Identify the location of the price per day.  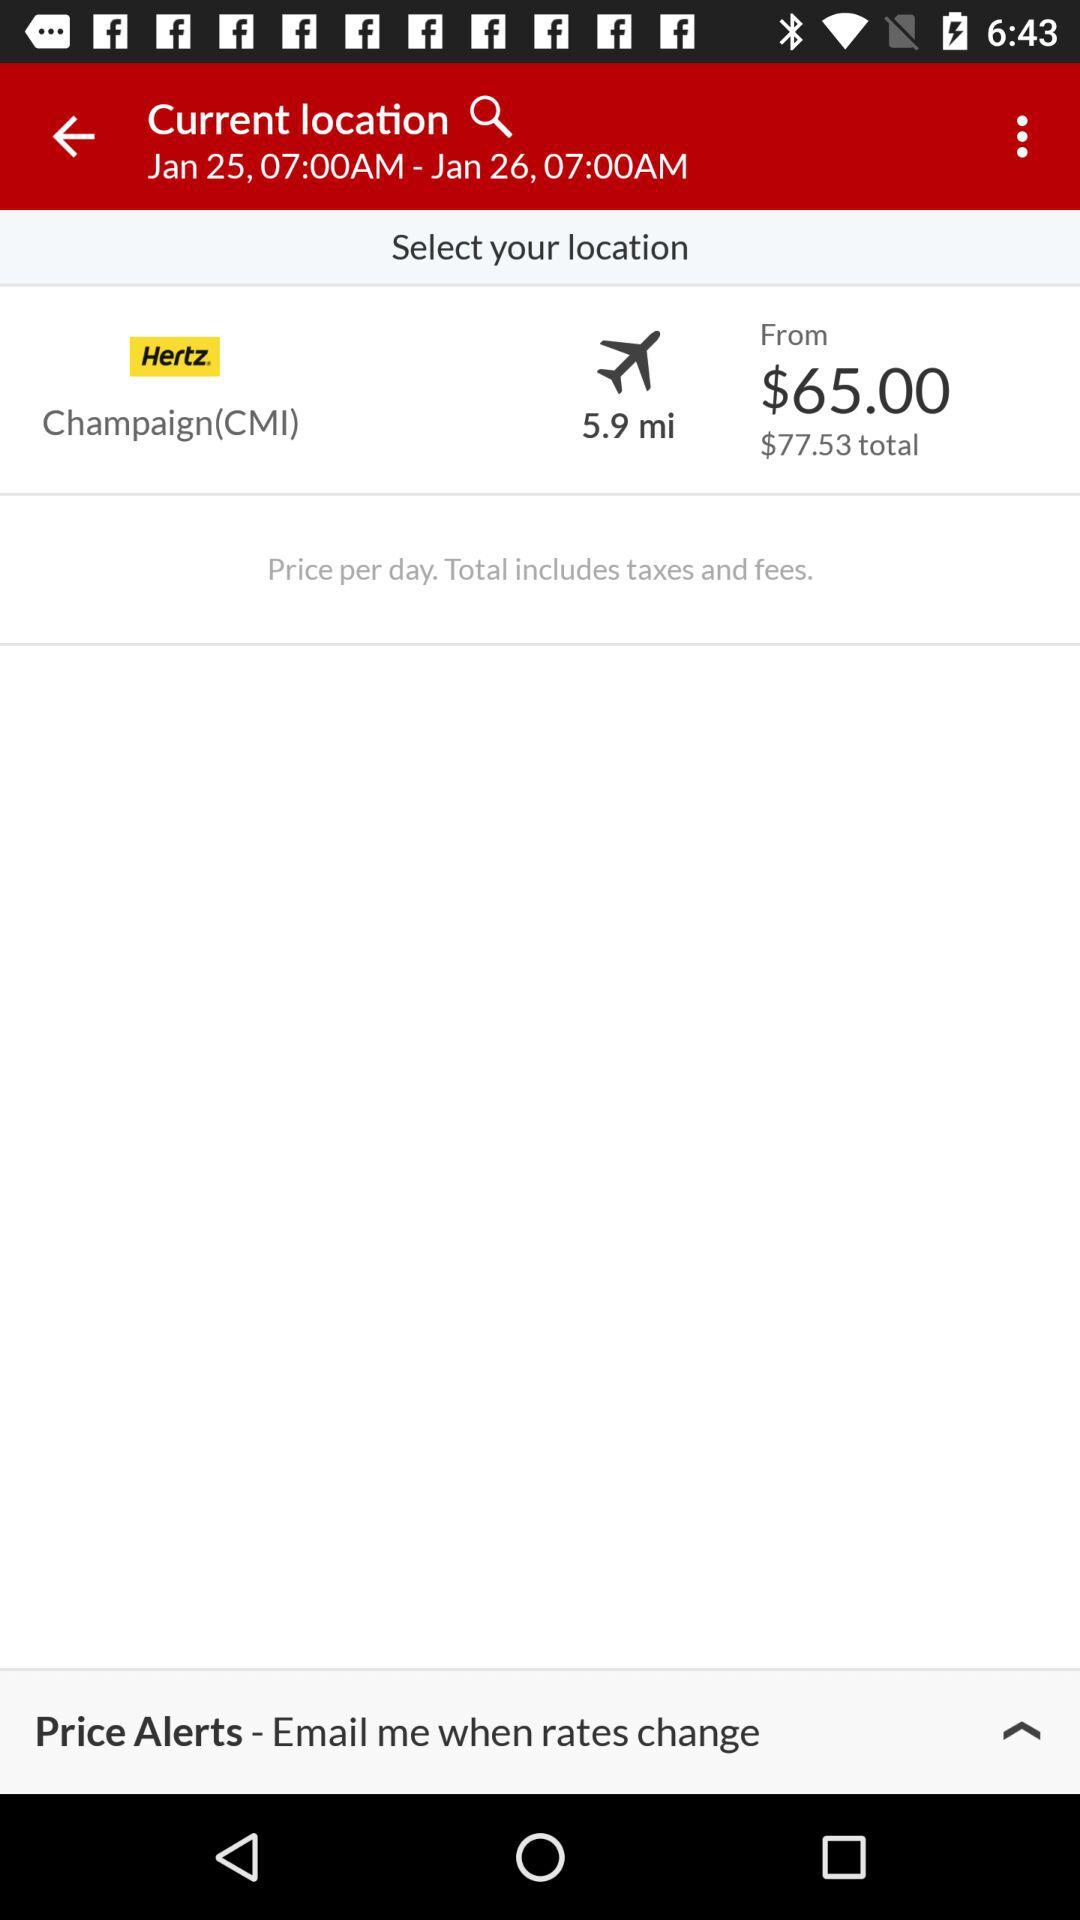
(540, 568).